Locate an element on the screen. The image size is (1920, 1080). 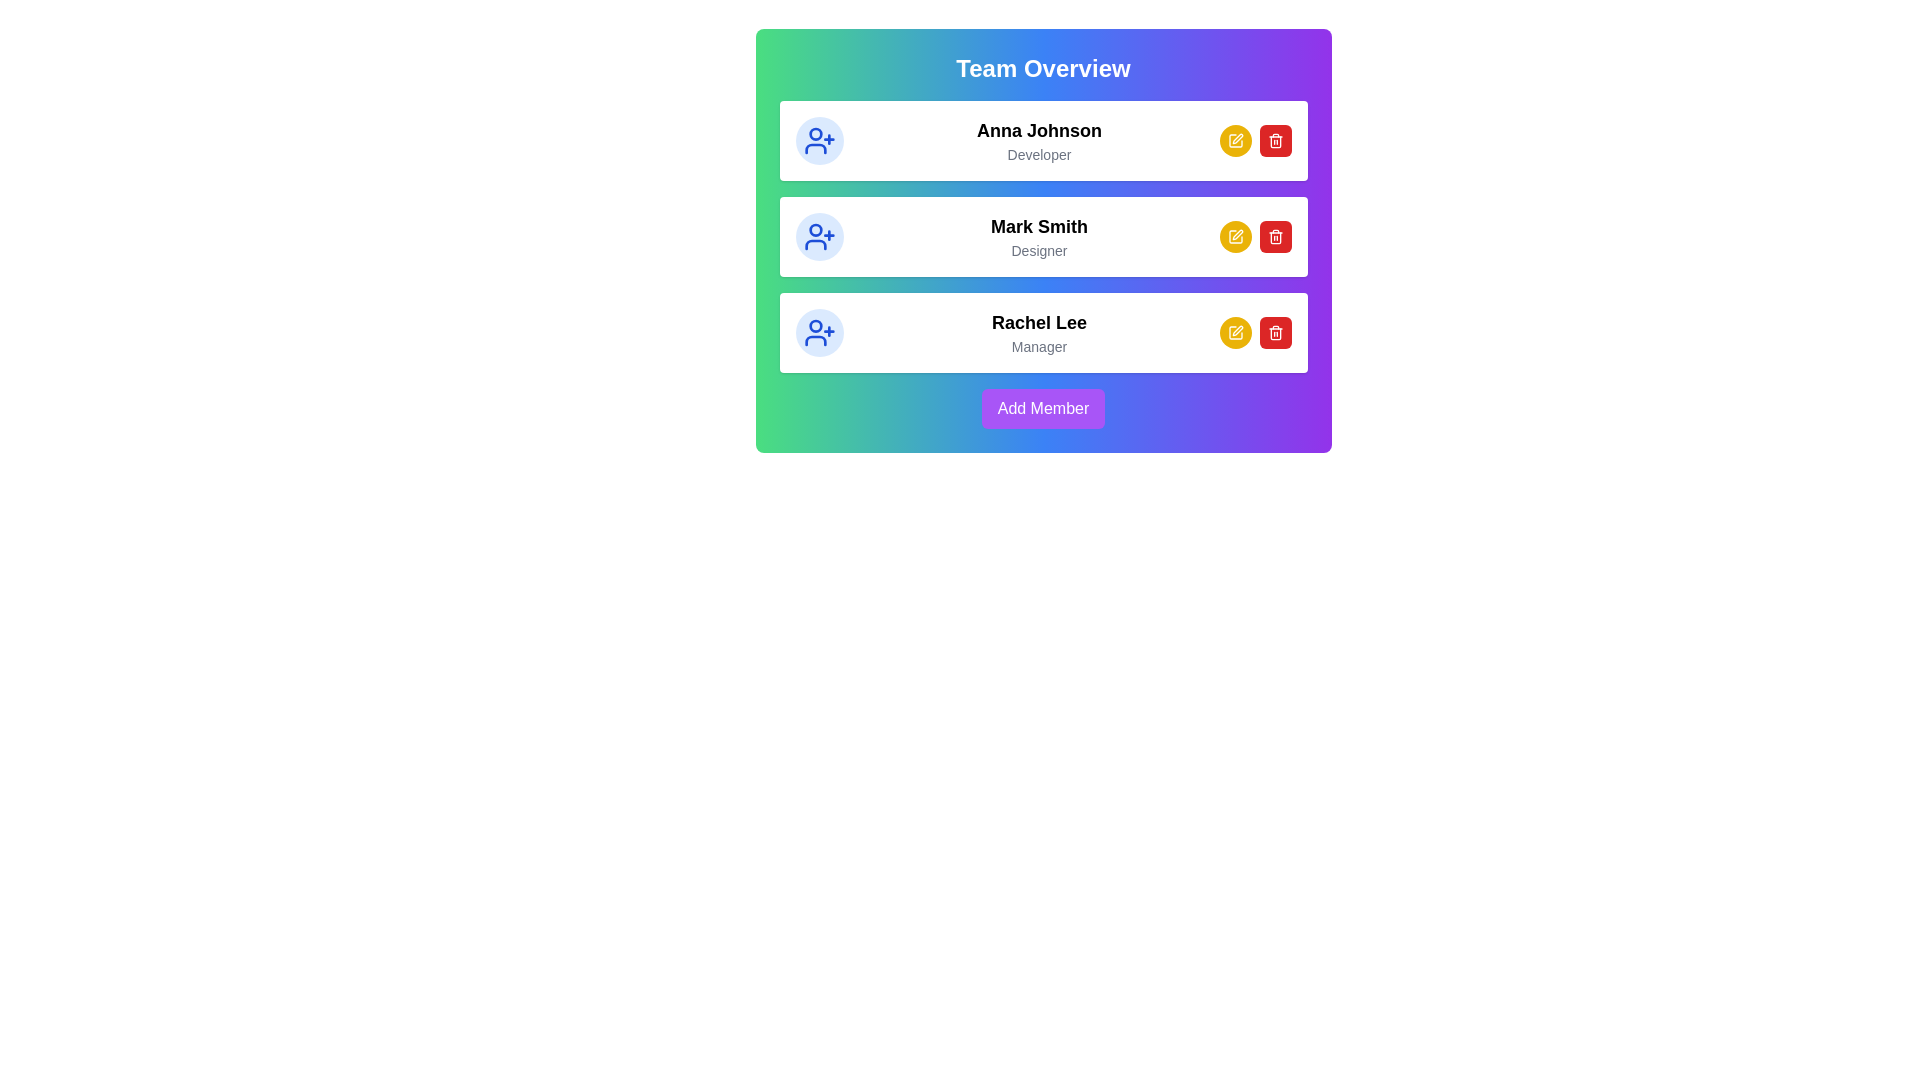
the upper circular region of the first user icon in the list, which is represented by a decorative circle is located at coordinates (815, 134).